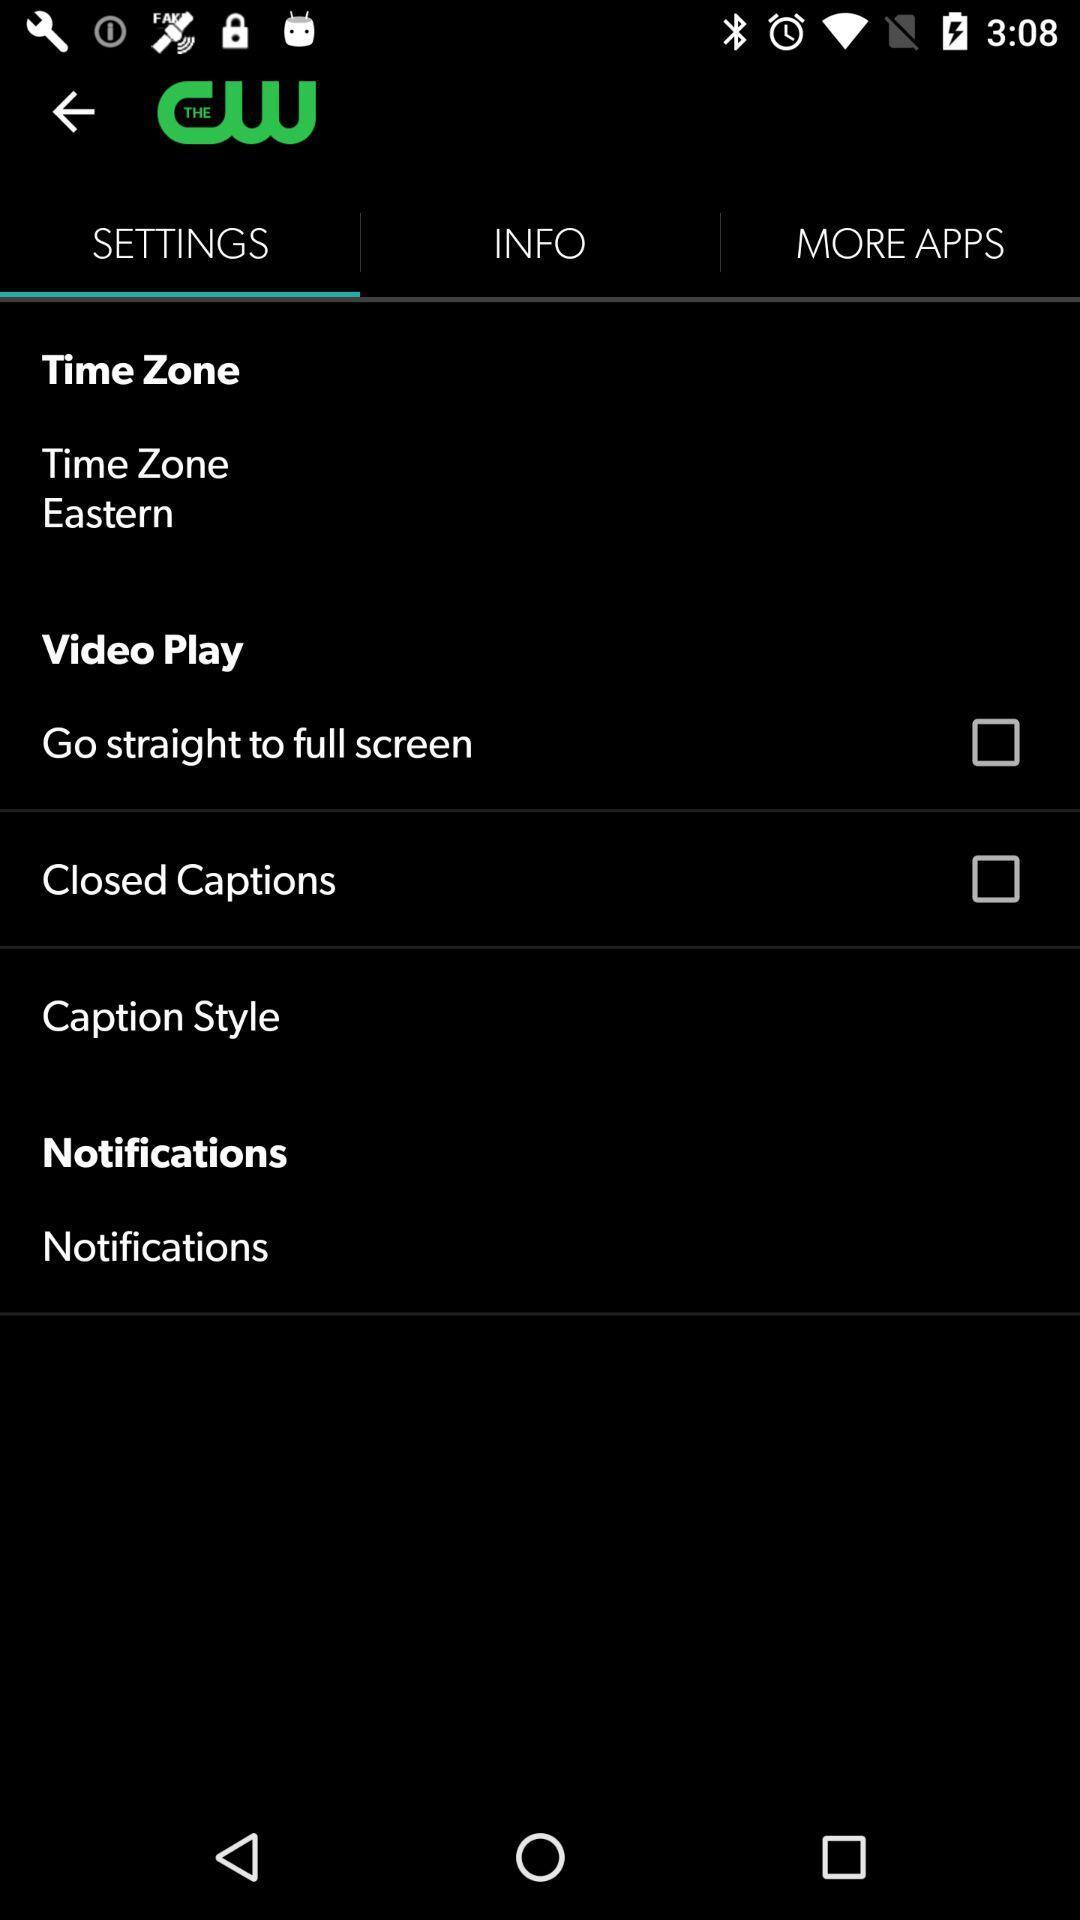 This screenshot has height=1920, width=1080. I want to click on the settings item, so click(180, 242).